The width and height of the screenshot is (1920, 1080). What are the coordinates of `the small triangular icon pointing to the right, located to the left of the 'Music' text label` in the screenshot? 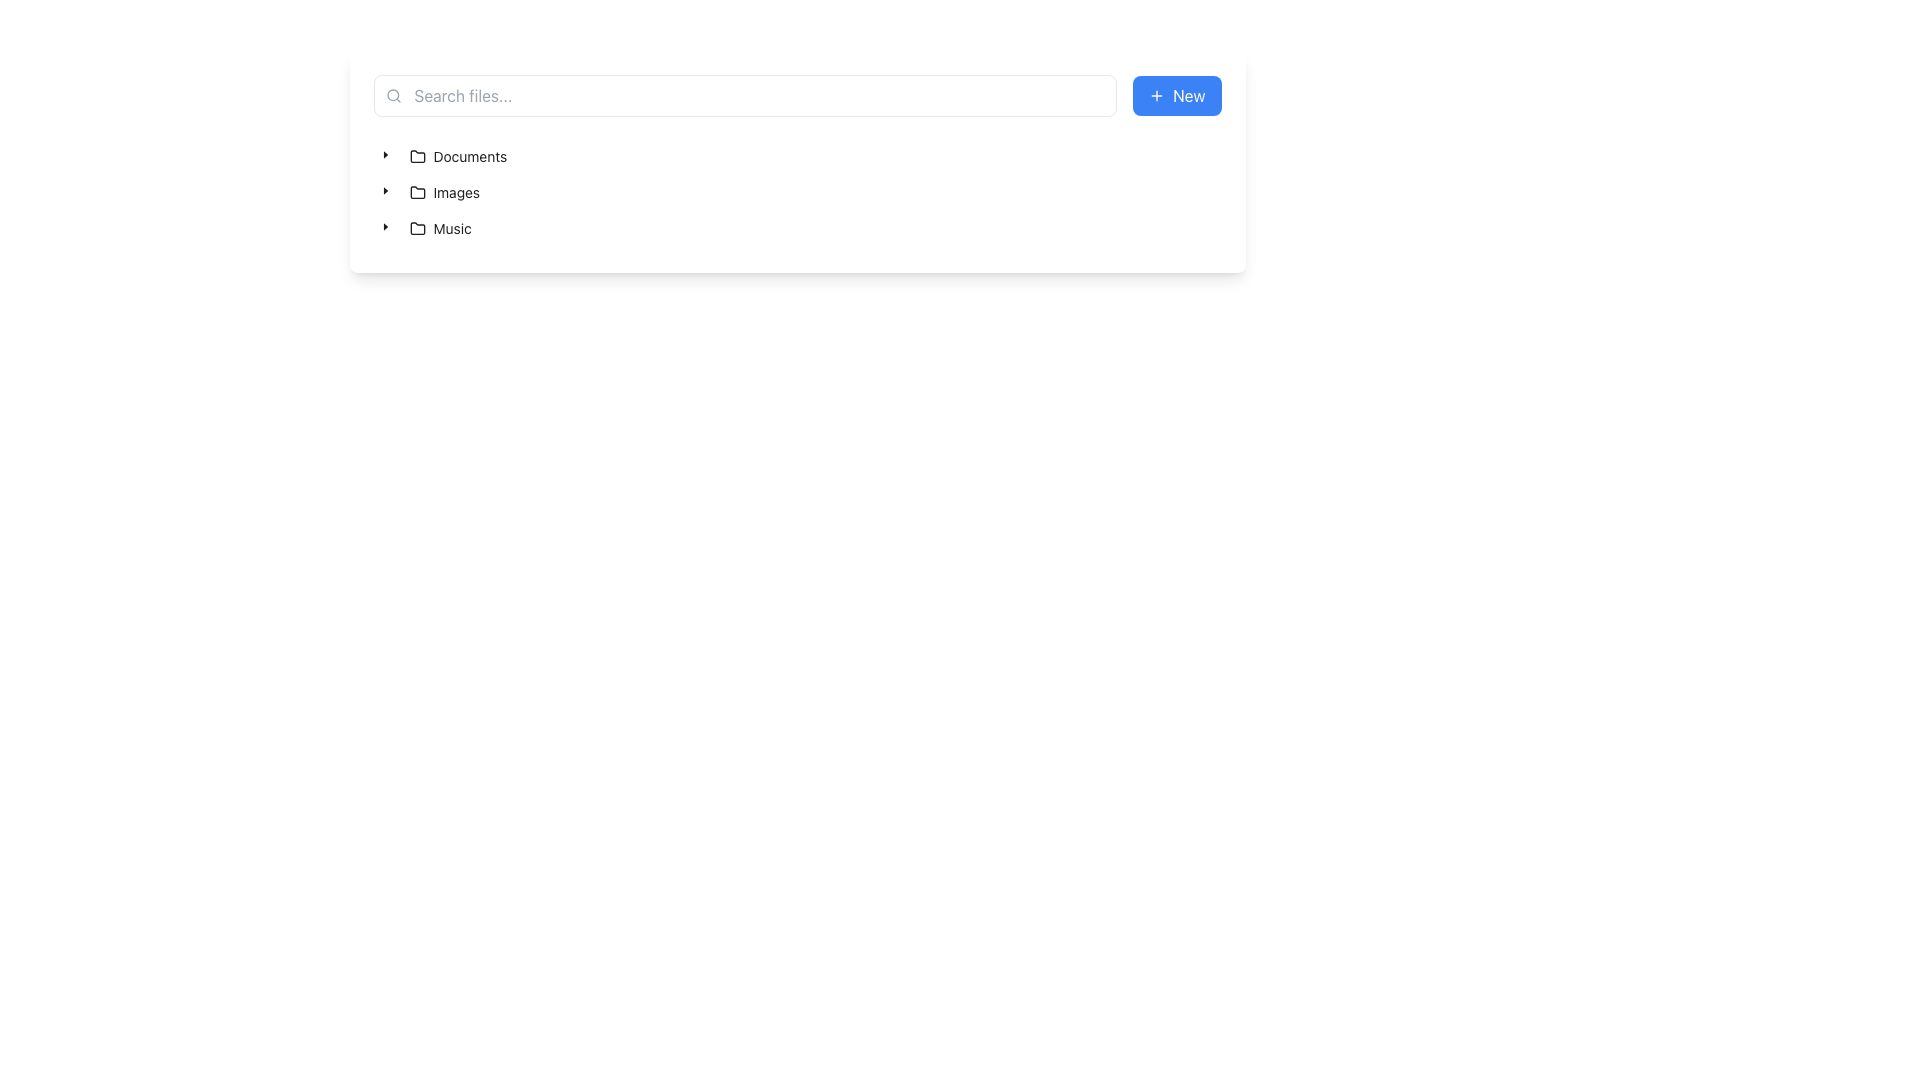 It's located at (385, 227).